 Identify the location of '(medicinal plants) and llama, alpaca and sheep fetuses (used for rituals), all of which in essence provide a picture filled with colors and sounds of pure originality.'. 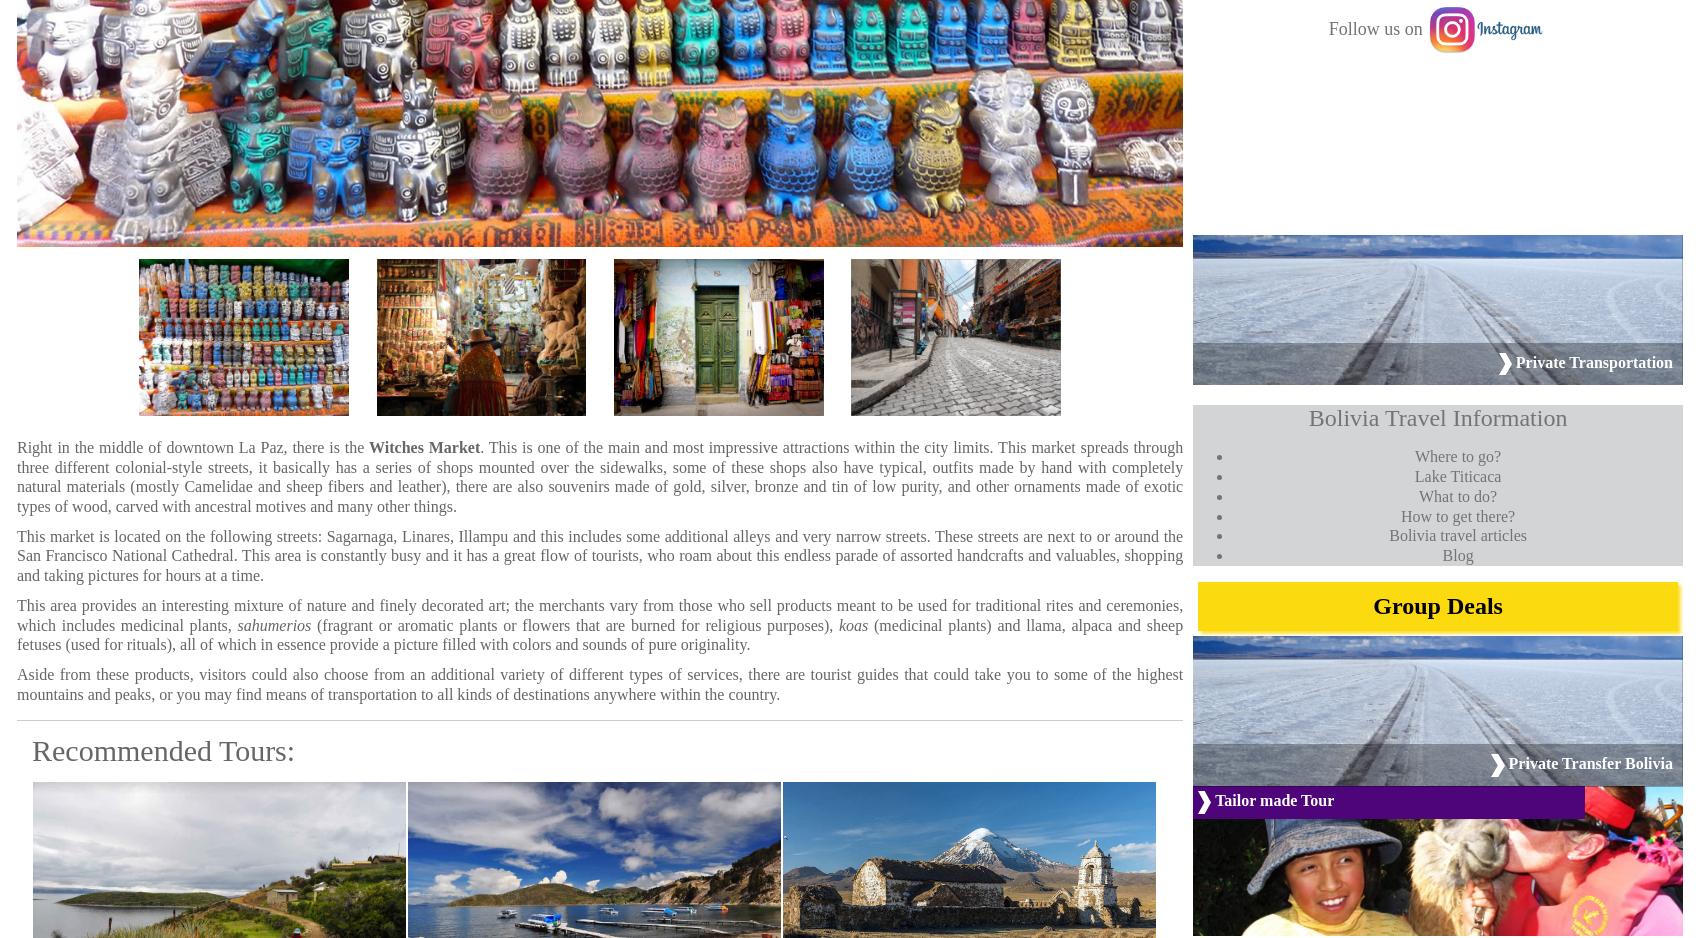
(598, 634).